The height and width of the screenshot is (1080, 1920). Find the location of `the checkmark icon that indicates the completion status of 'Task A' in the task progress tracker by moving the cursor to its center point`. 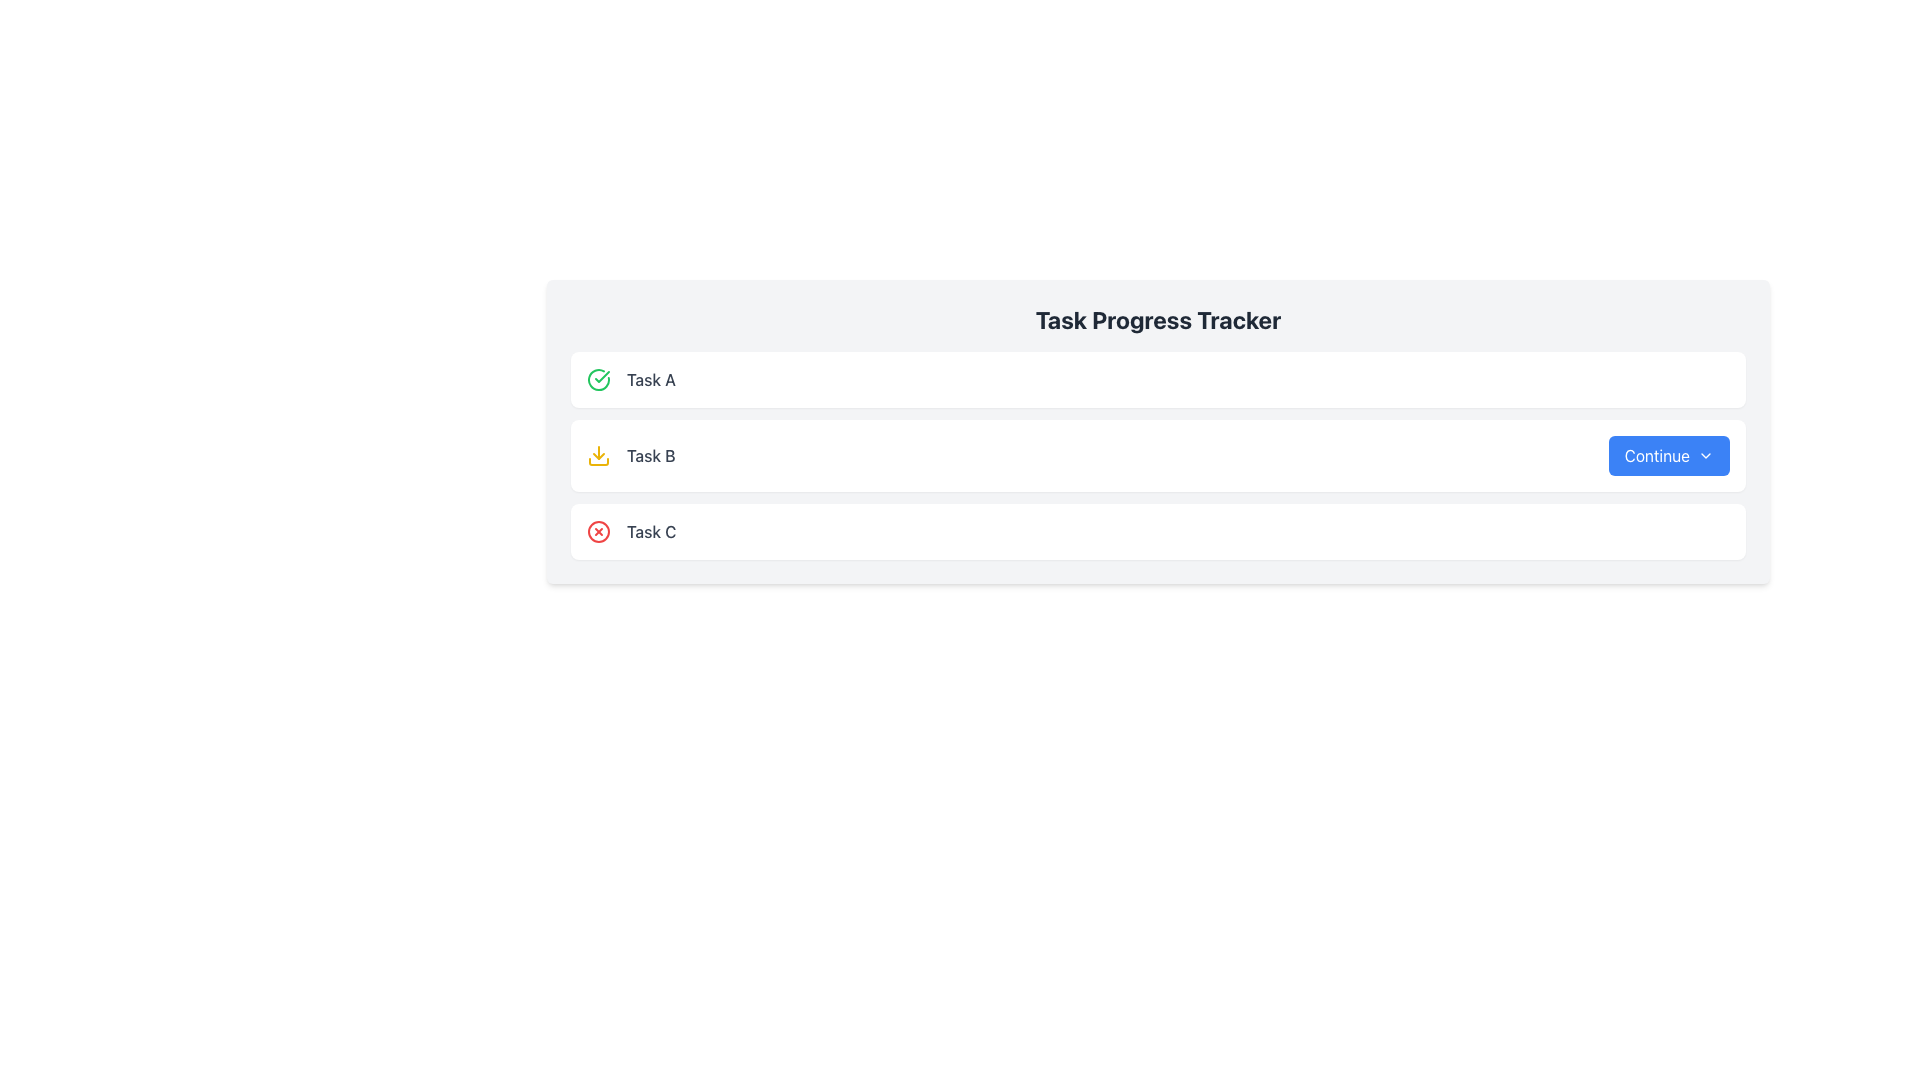

the checkmark icon that indicates the completion status of 'Task A' in the task progress tracker by moving the cursor to its center point is located at coordinates (601, 377).